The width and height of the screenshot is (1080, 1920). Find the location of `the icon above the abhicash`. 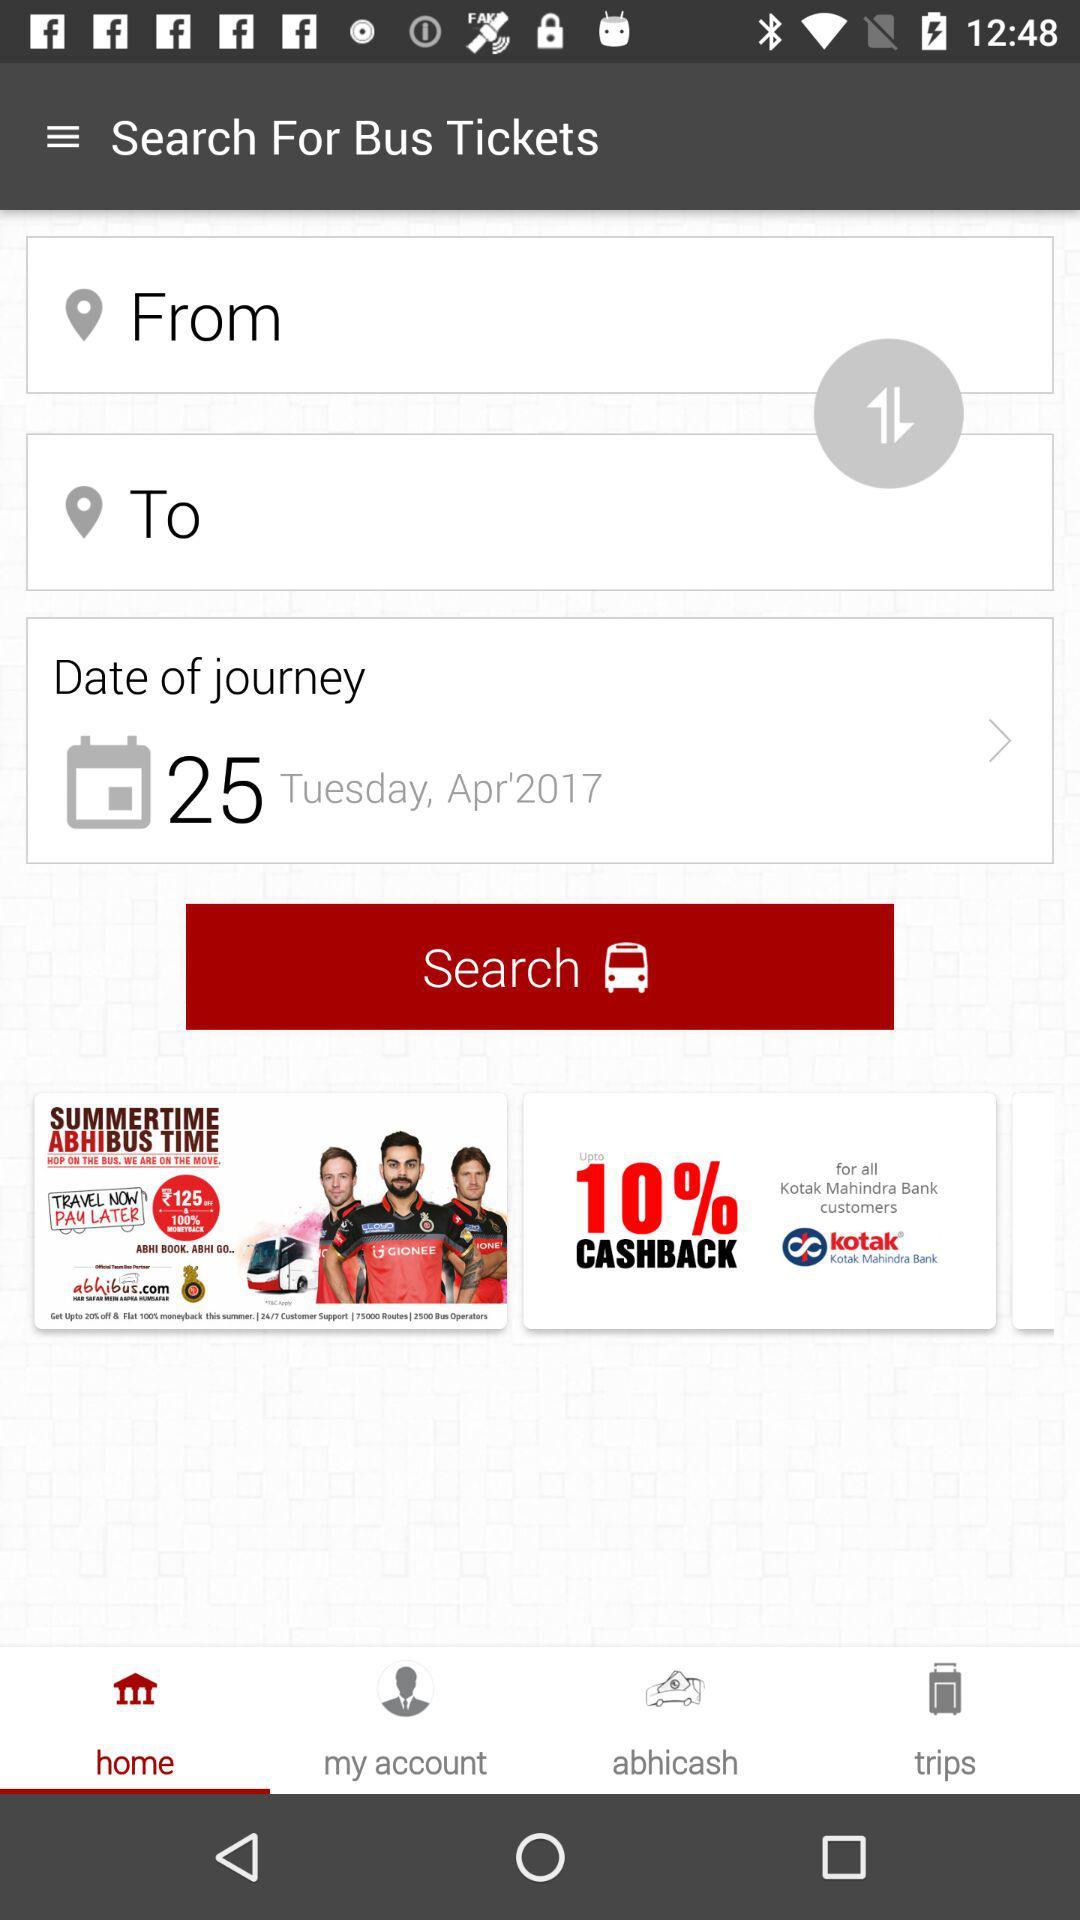

the icon above the abhicash is located at coordinates (675, 1687).